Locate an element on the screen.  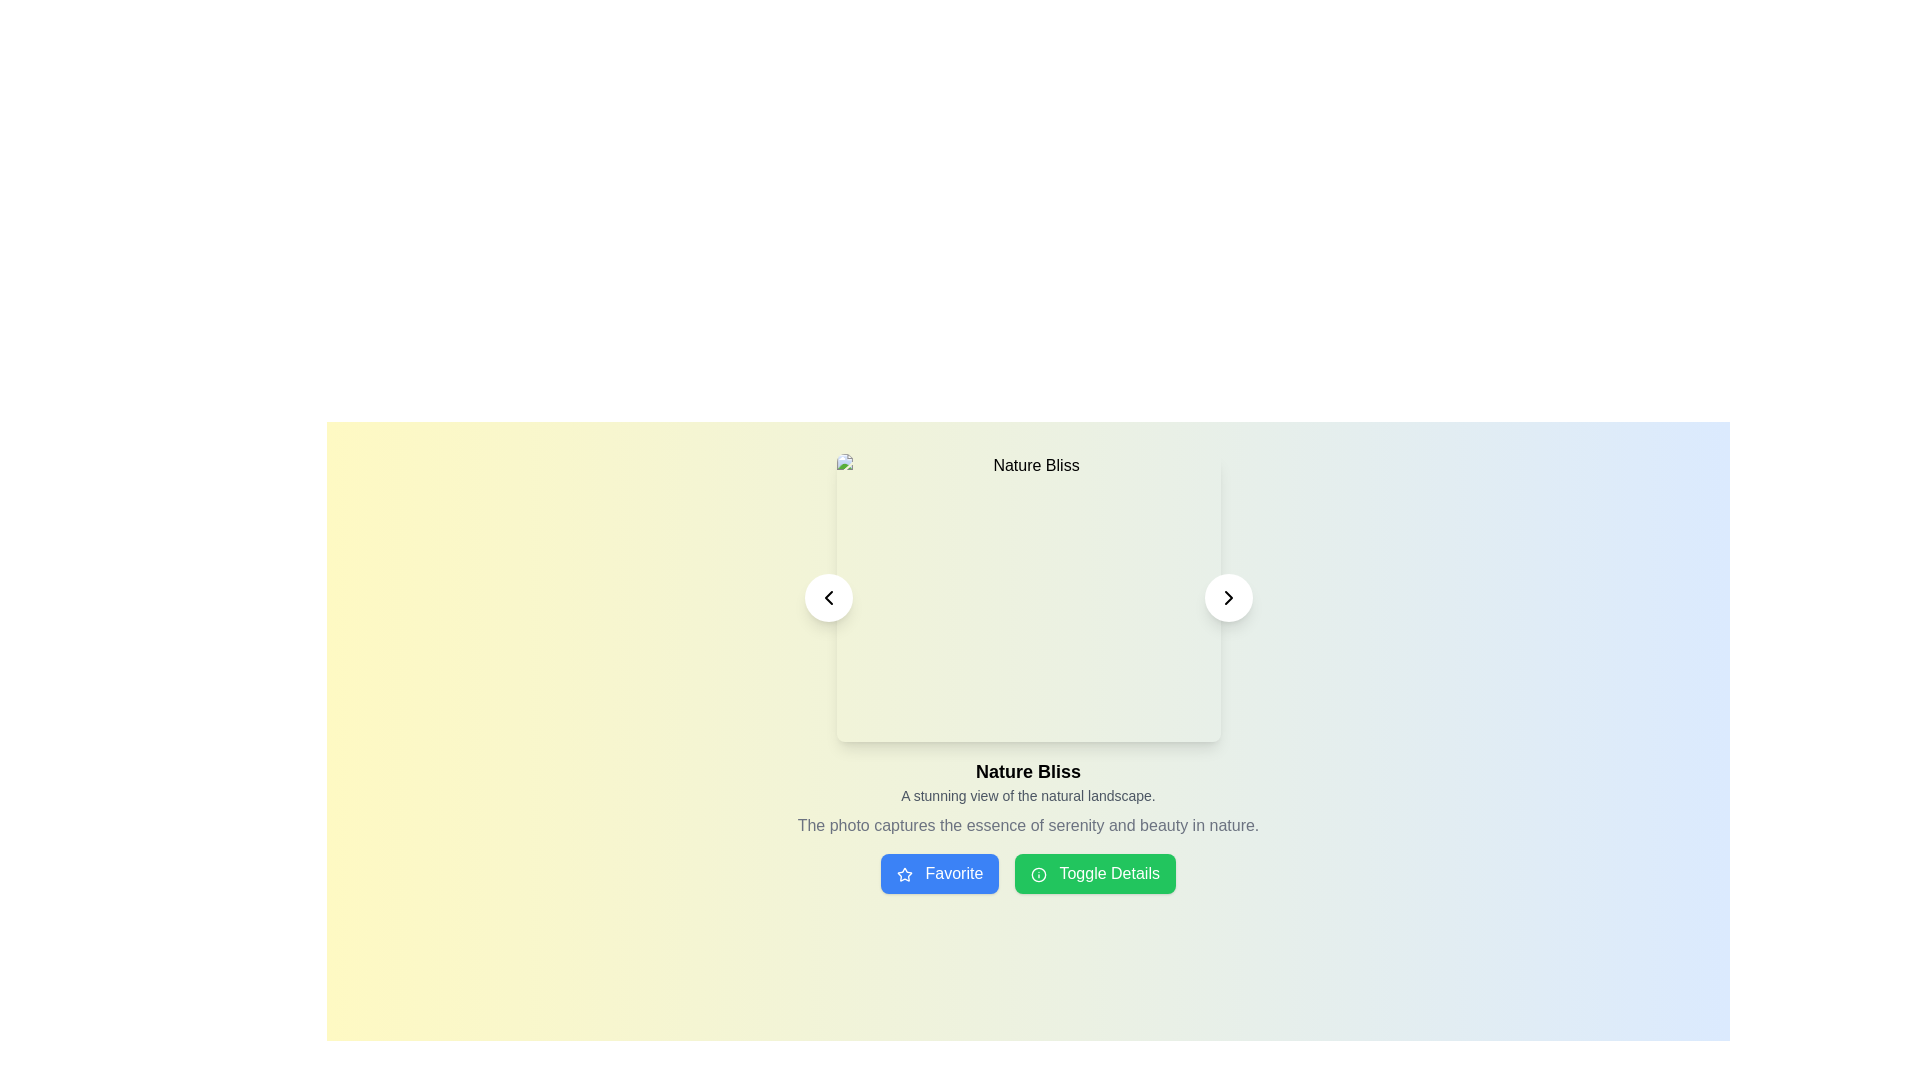
the left-pointing chevron icon with a black stroke is located at coordinates (828, 596).